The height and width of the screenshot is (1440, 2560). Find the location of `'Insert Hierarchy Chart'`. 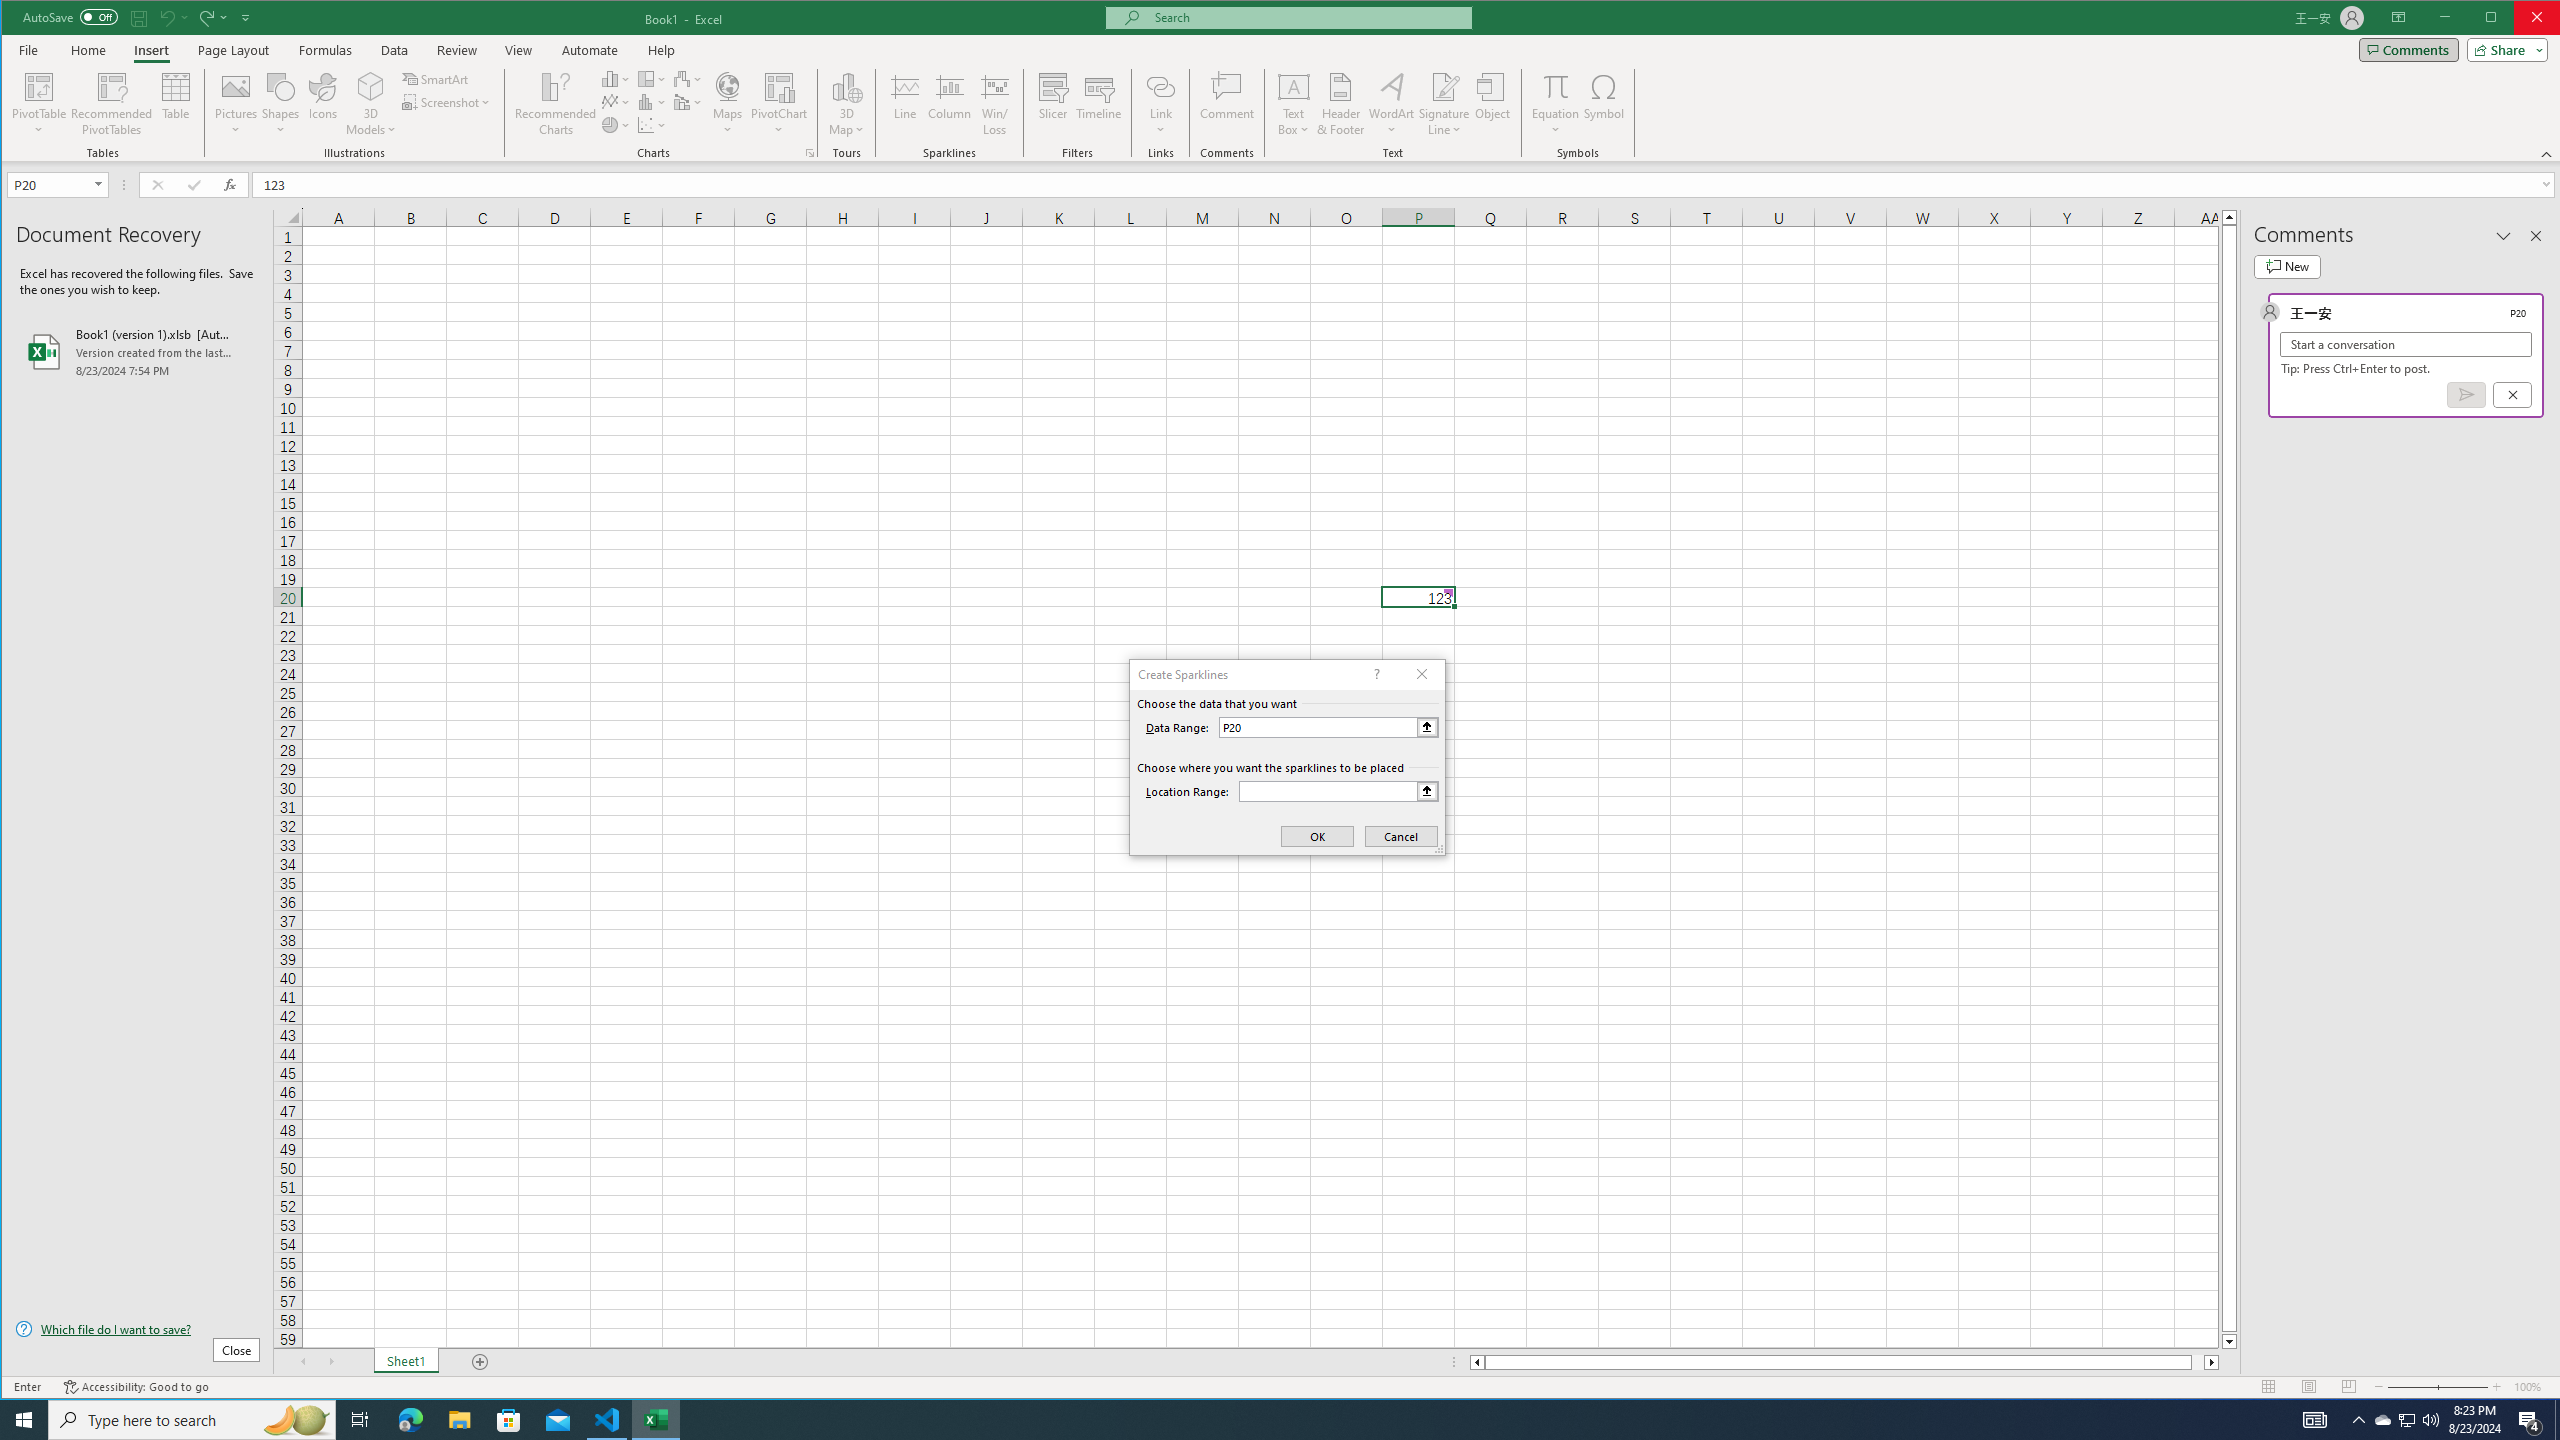

'Insert Hierarchy Chart' is located at coordinates (652, 78).